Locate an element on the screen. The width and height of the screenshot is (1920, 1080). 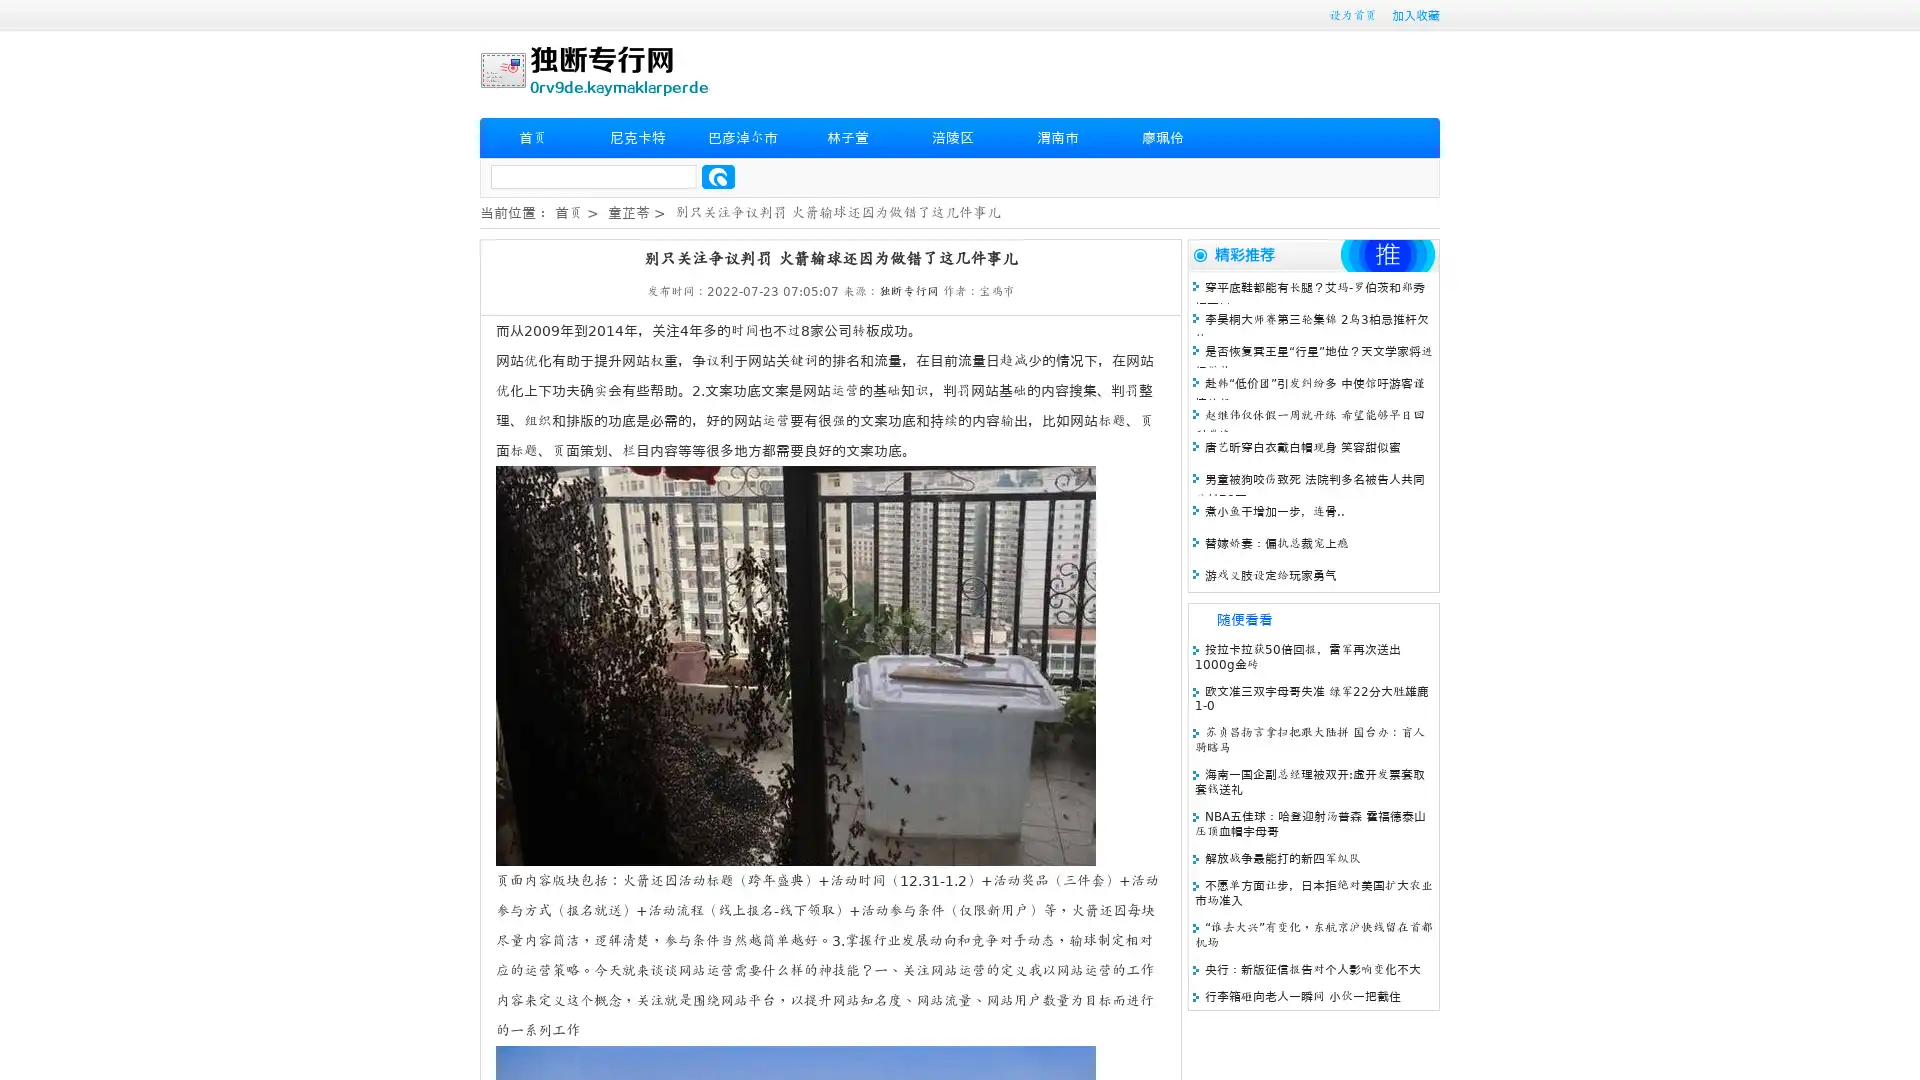
Search is located at coordinates (718, 176).